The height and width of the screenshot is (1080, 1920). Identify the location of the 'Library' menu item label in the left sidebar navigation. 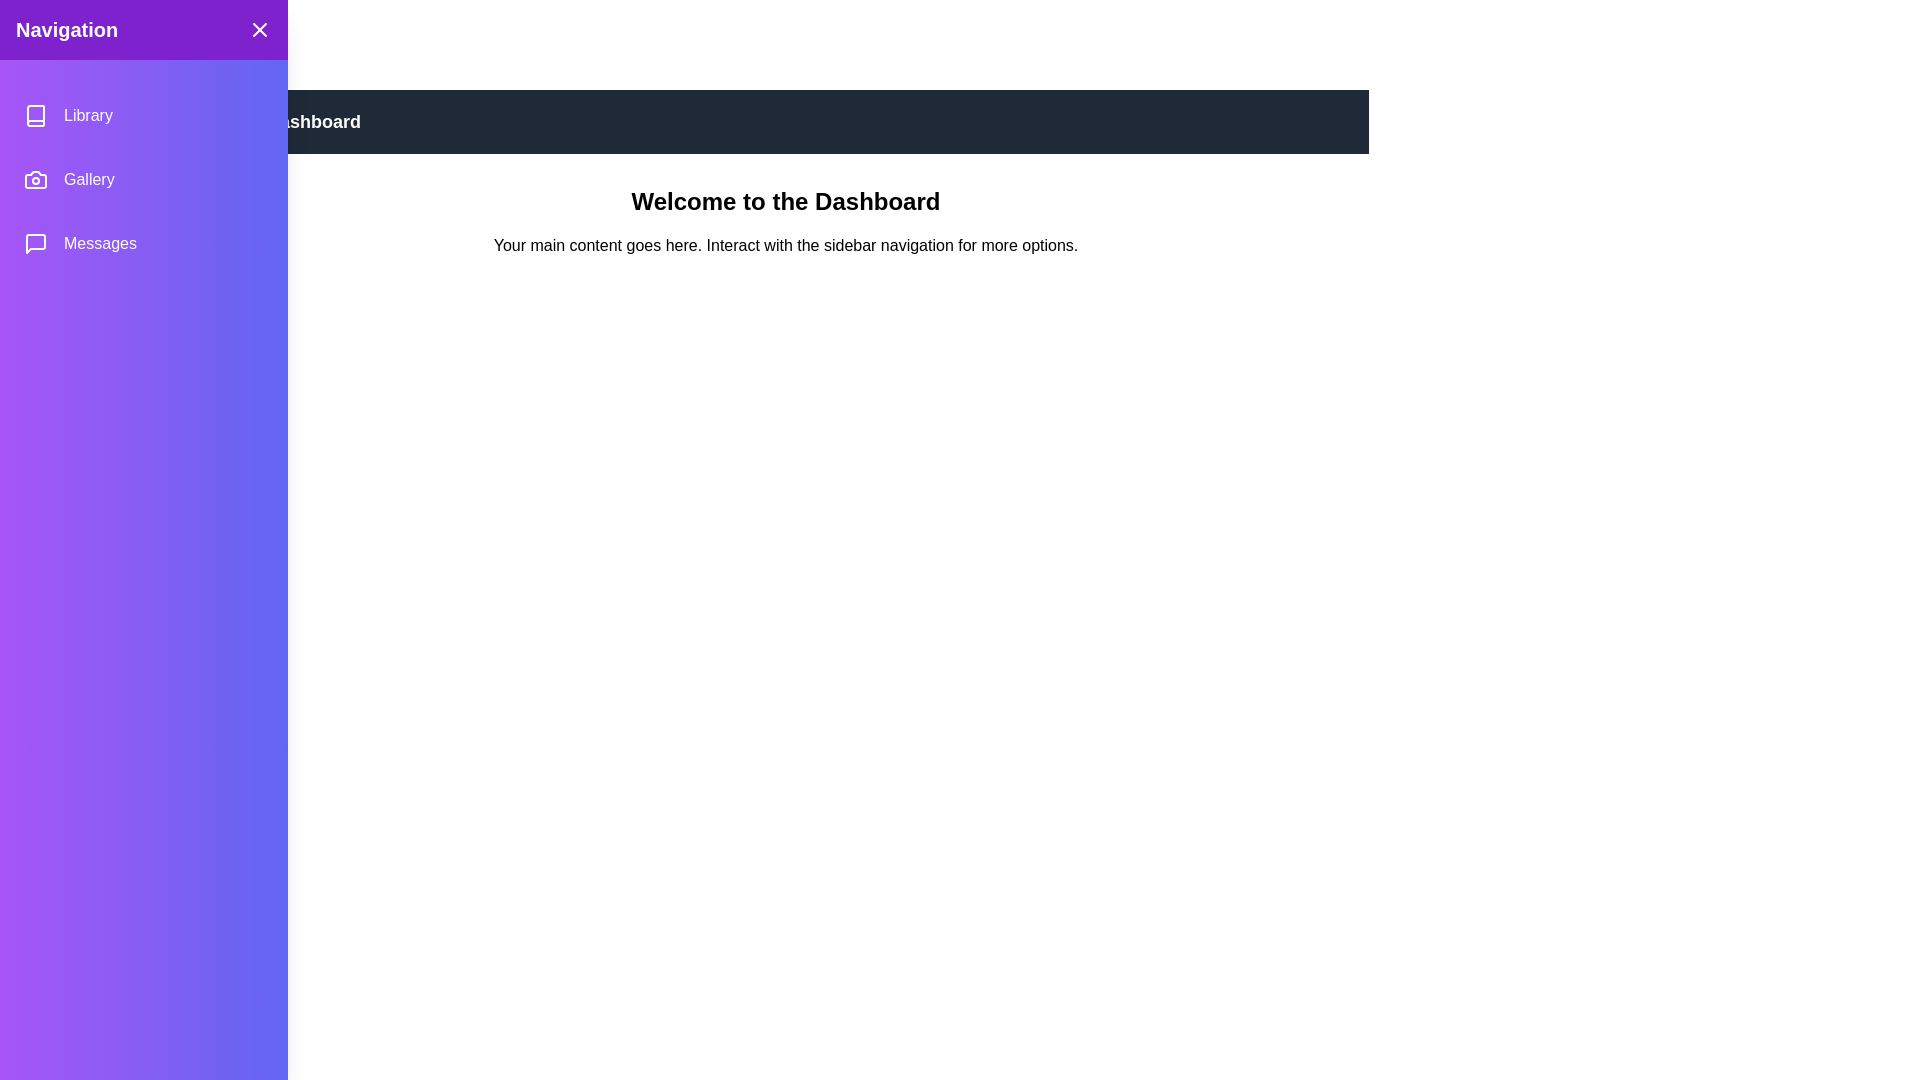
(87, 115).